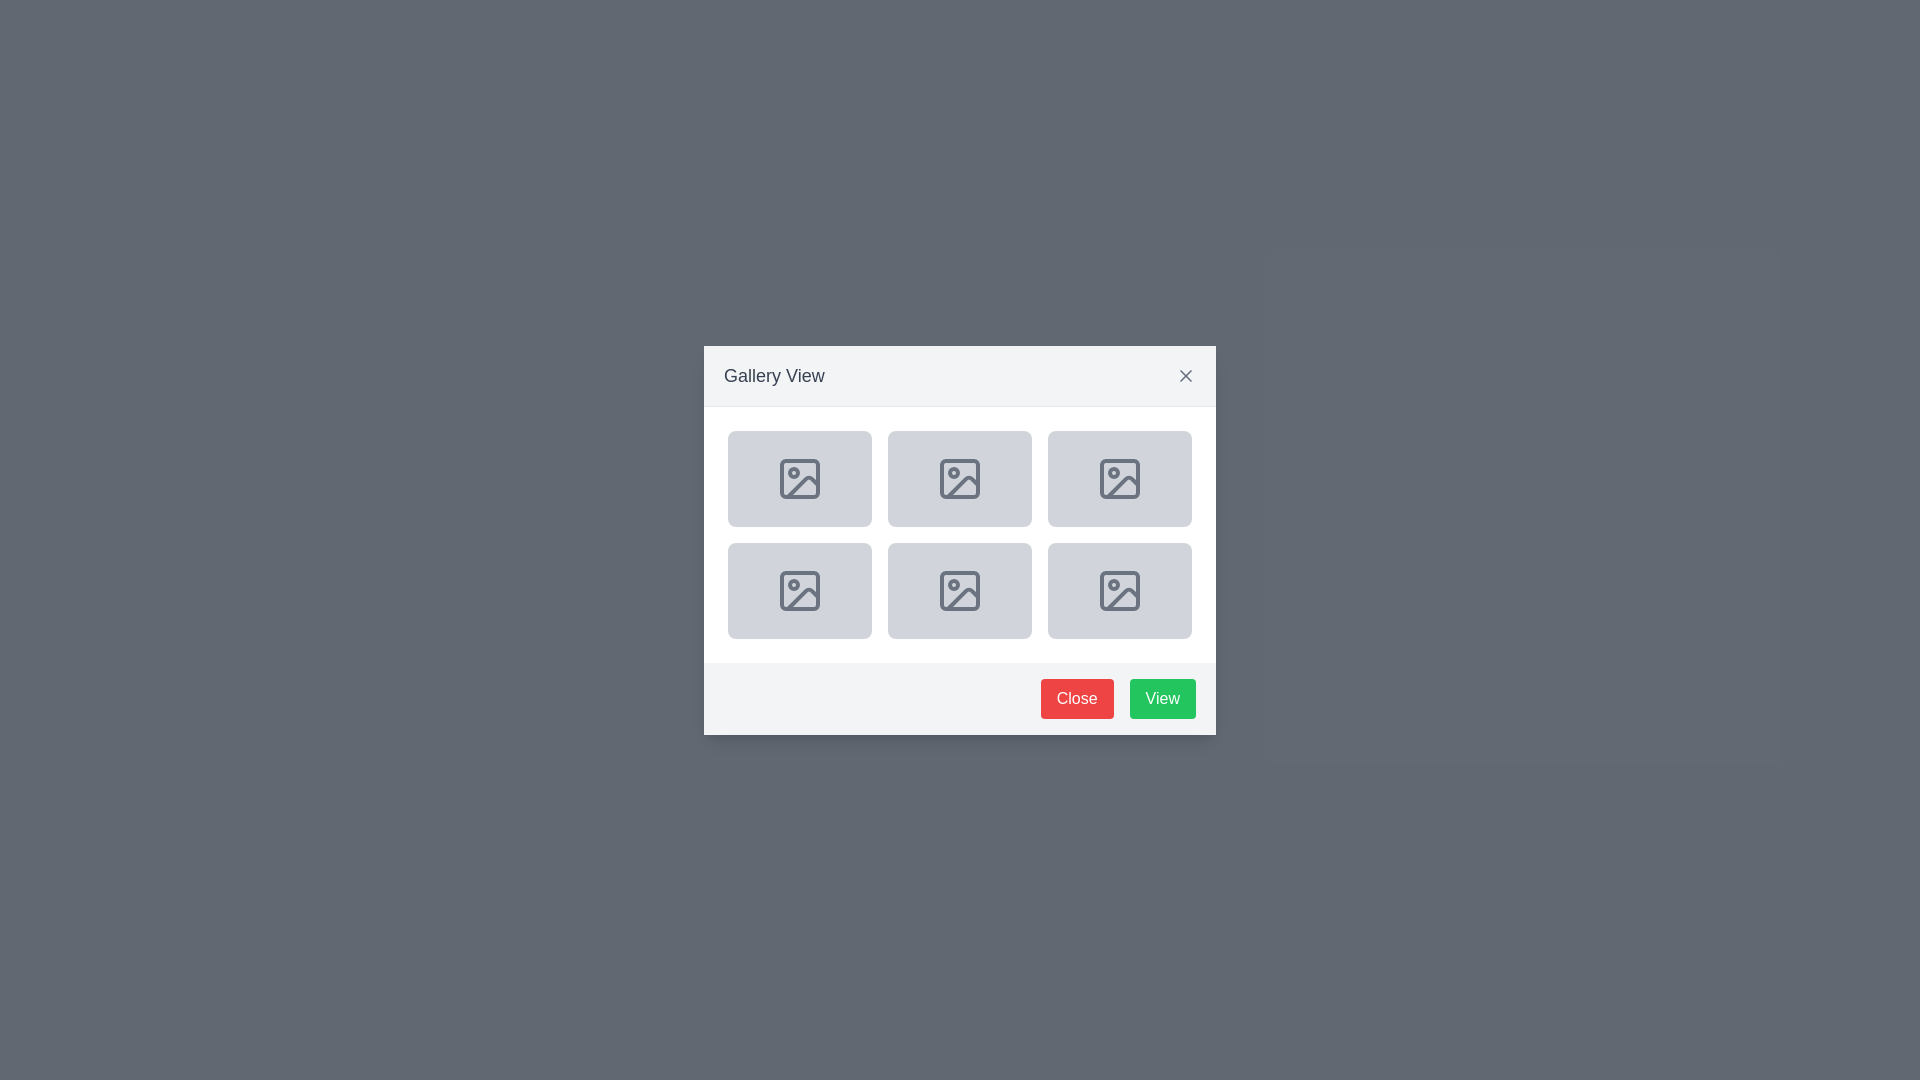 Image resolution: width=1920 pixels, height=1080 pixels. What do you see at coordinates (800, 478) in the screenshot?
I see `the icon representing the first image` at bounding box center [800, 478].